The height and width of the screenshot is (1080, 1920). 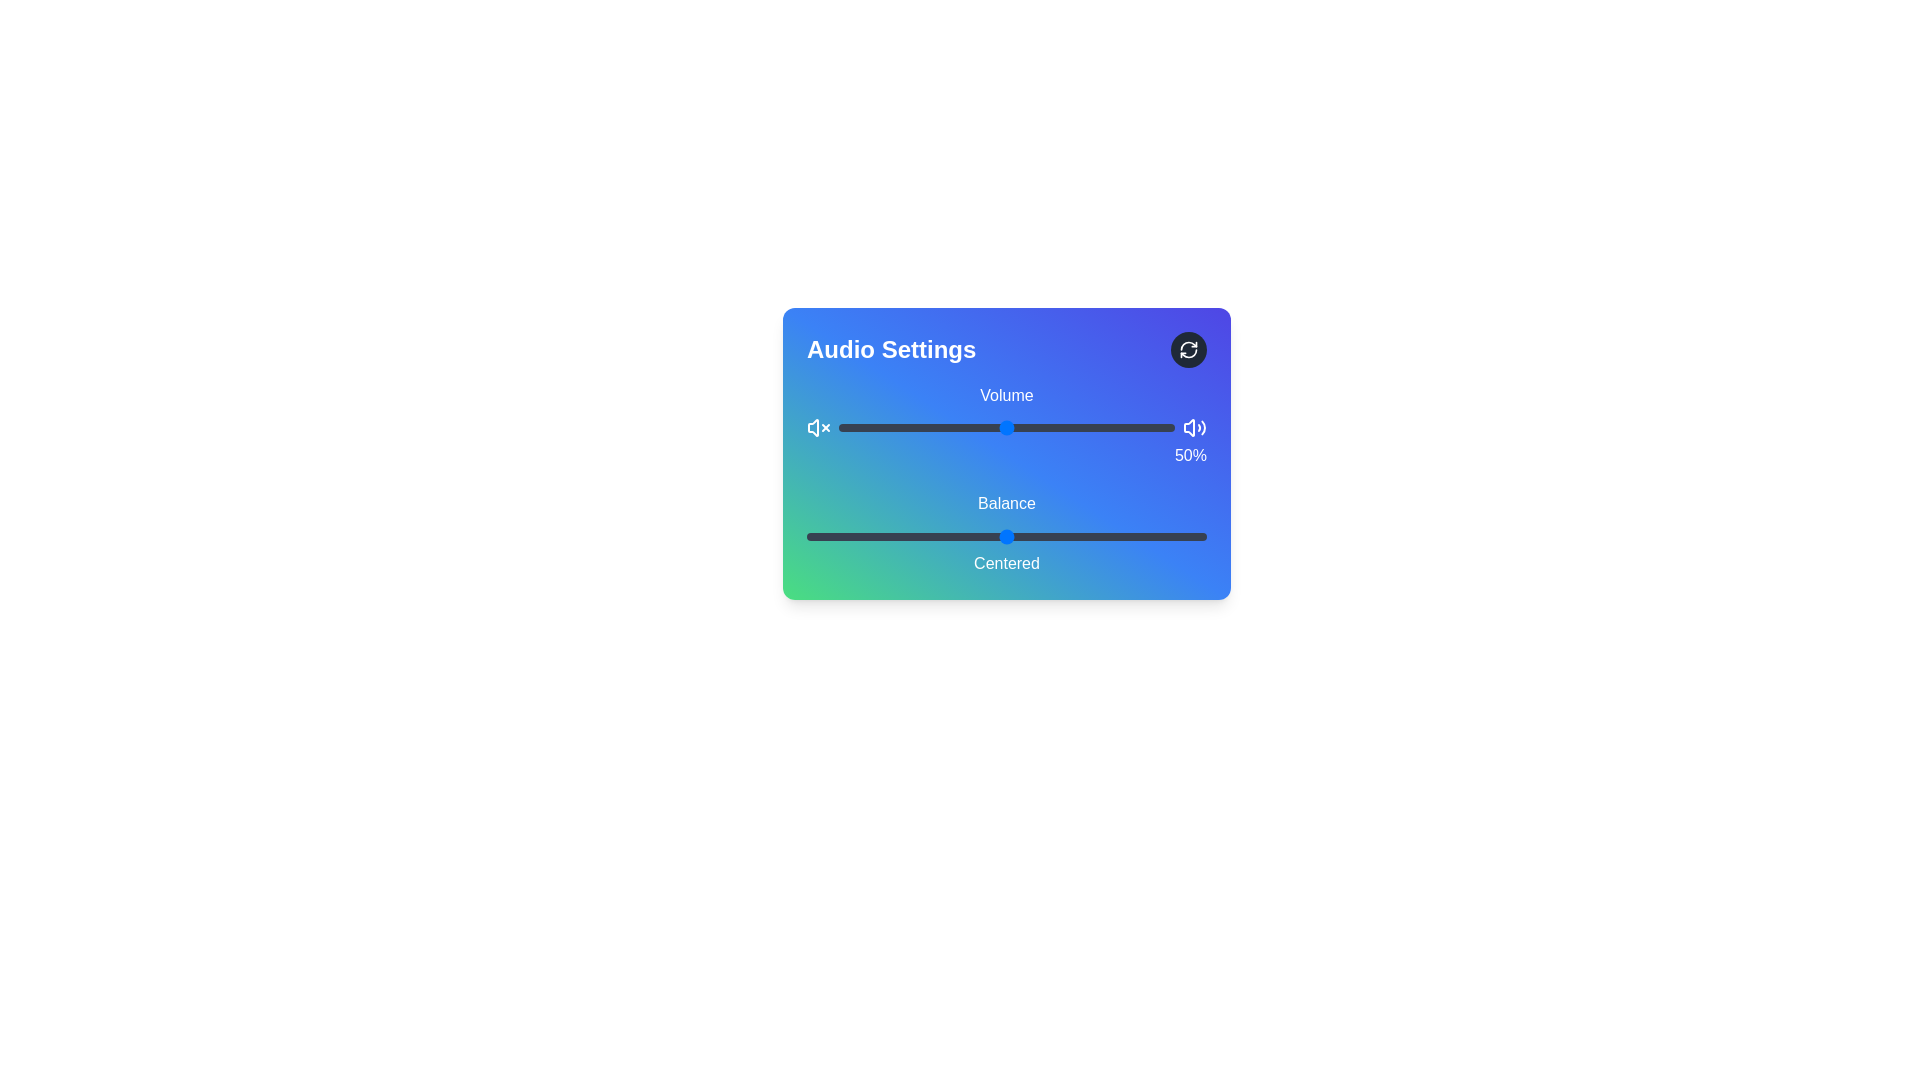 I want to click on the volume slider, so click(x=901, y=427).